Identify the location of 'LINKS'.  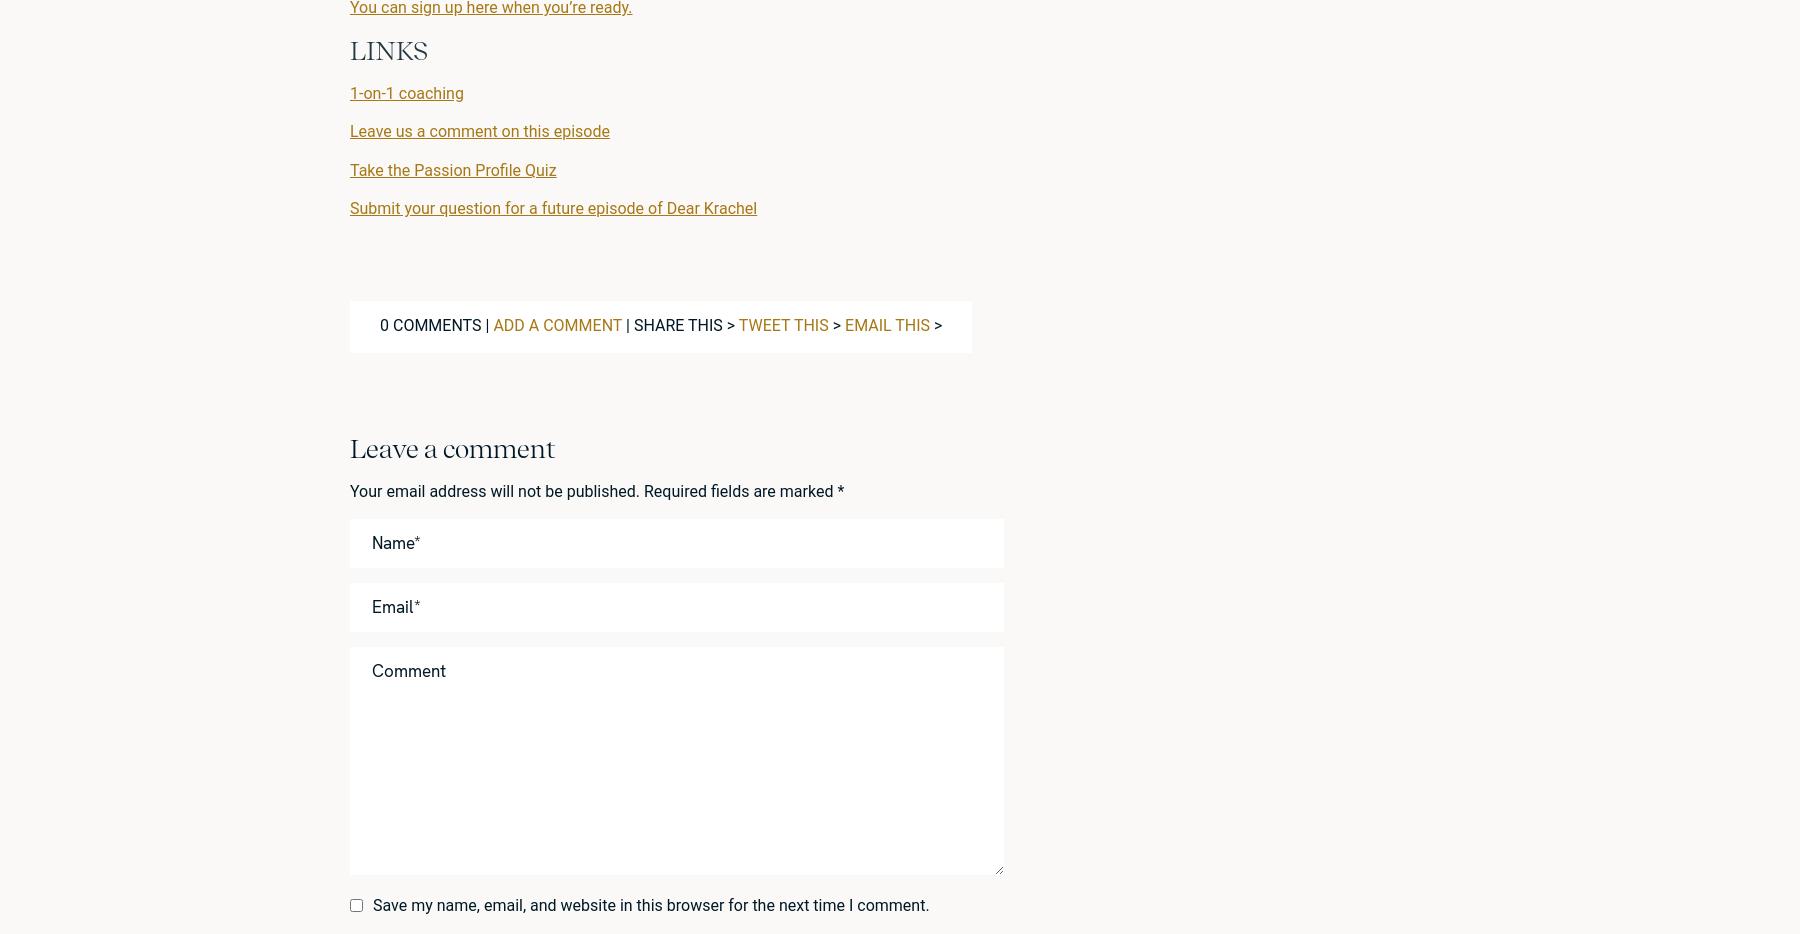
(388, 49).